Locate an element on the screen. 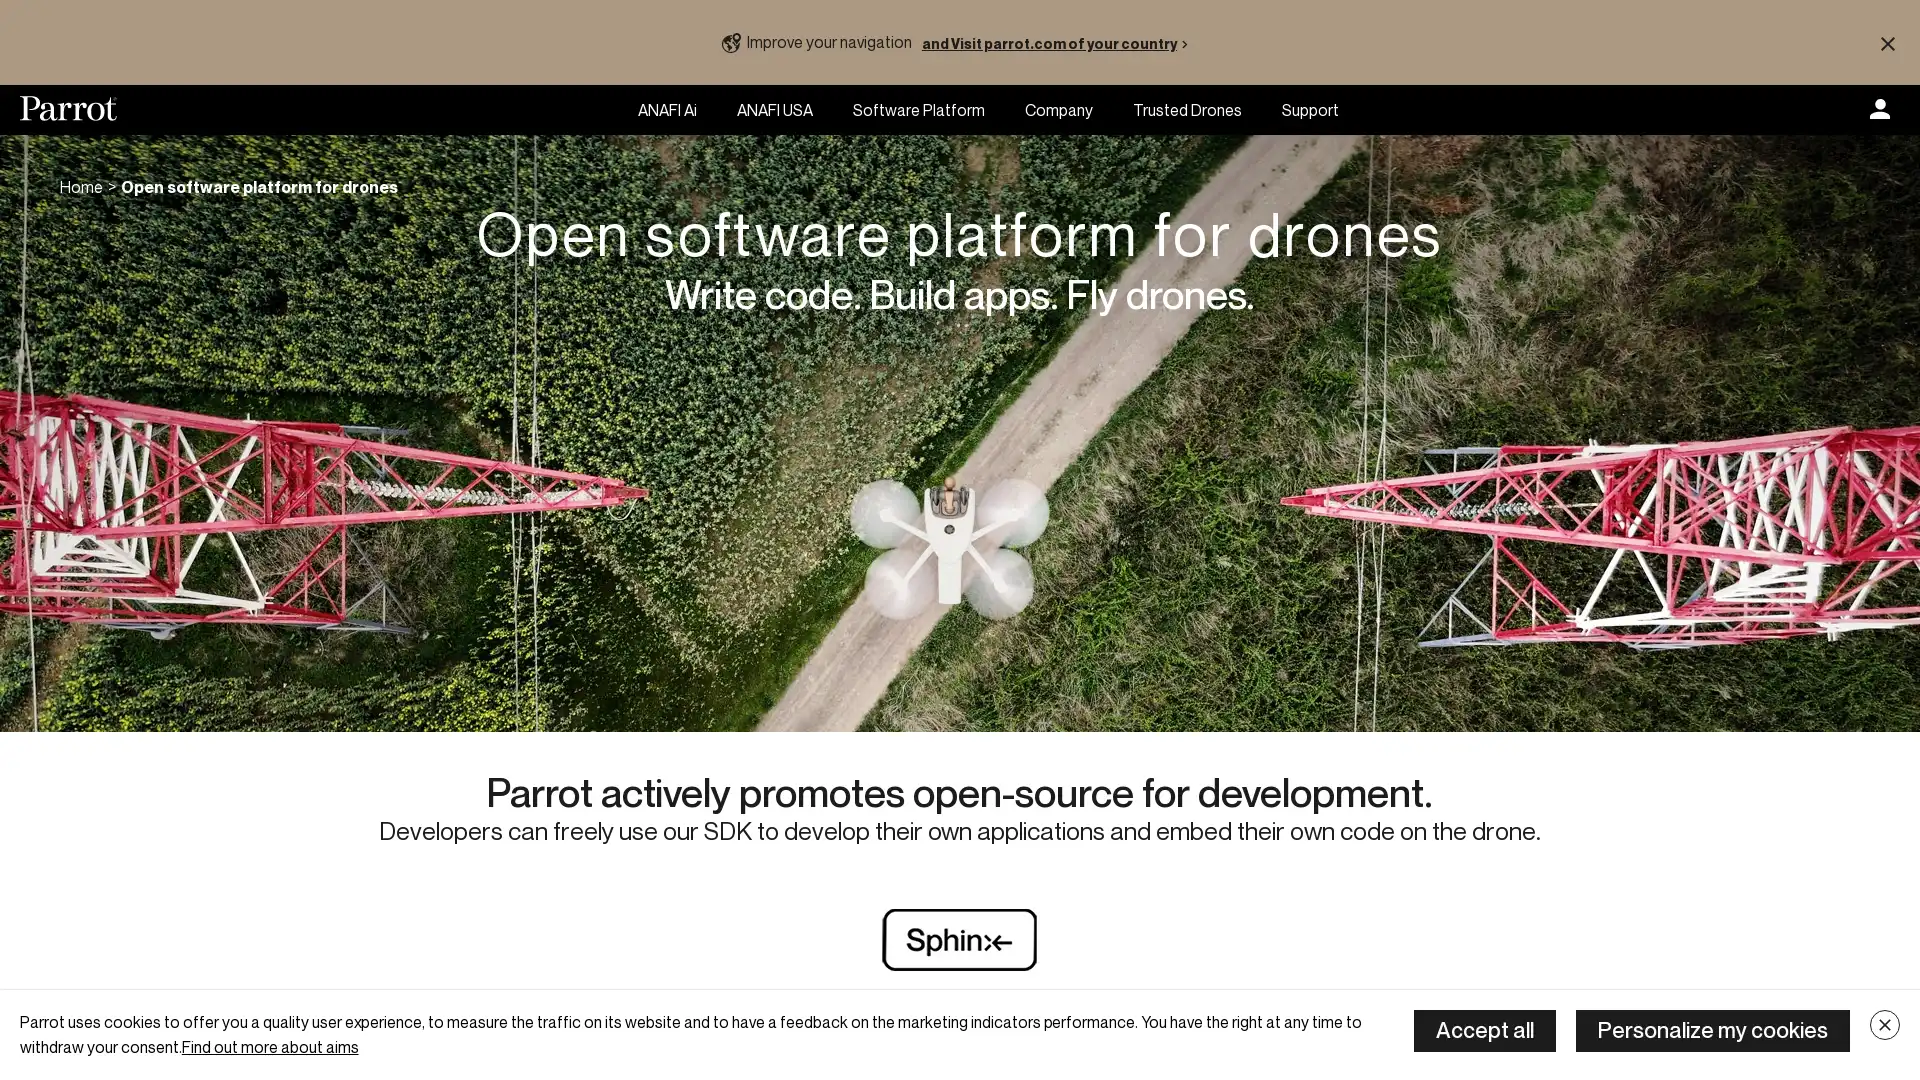  close not-good-shop-alert is located at coordinates (1886, 42).